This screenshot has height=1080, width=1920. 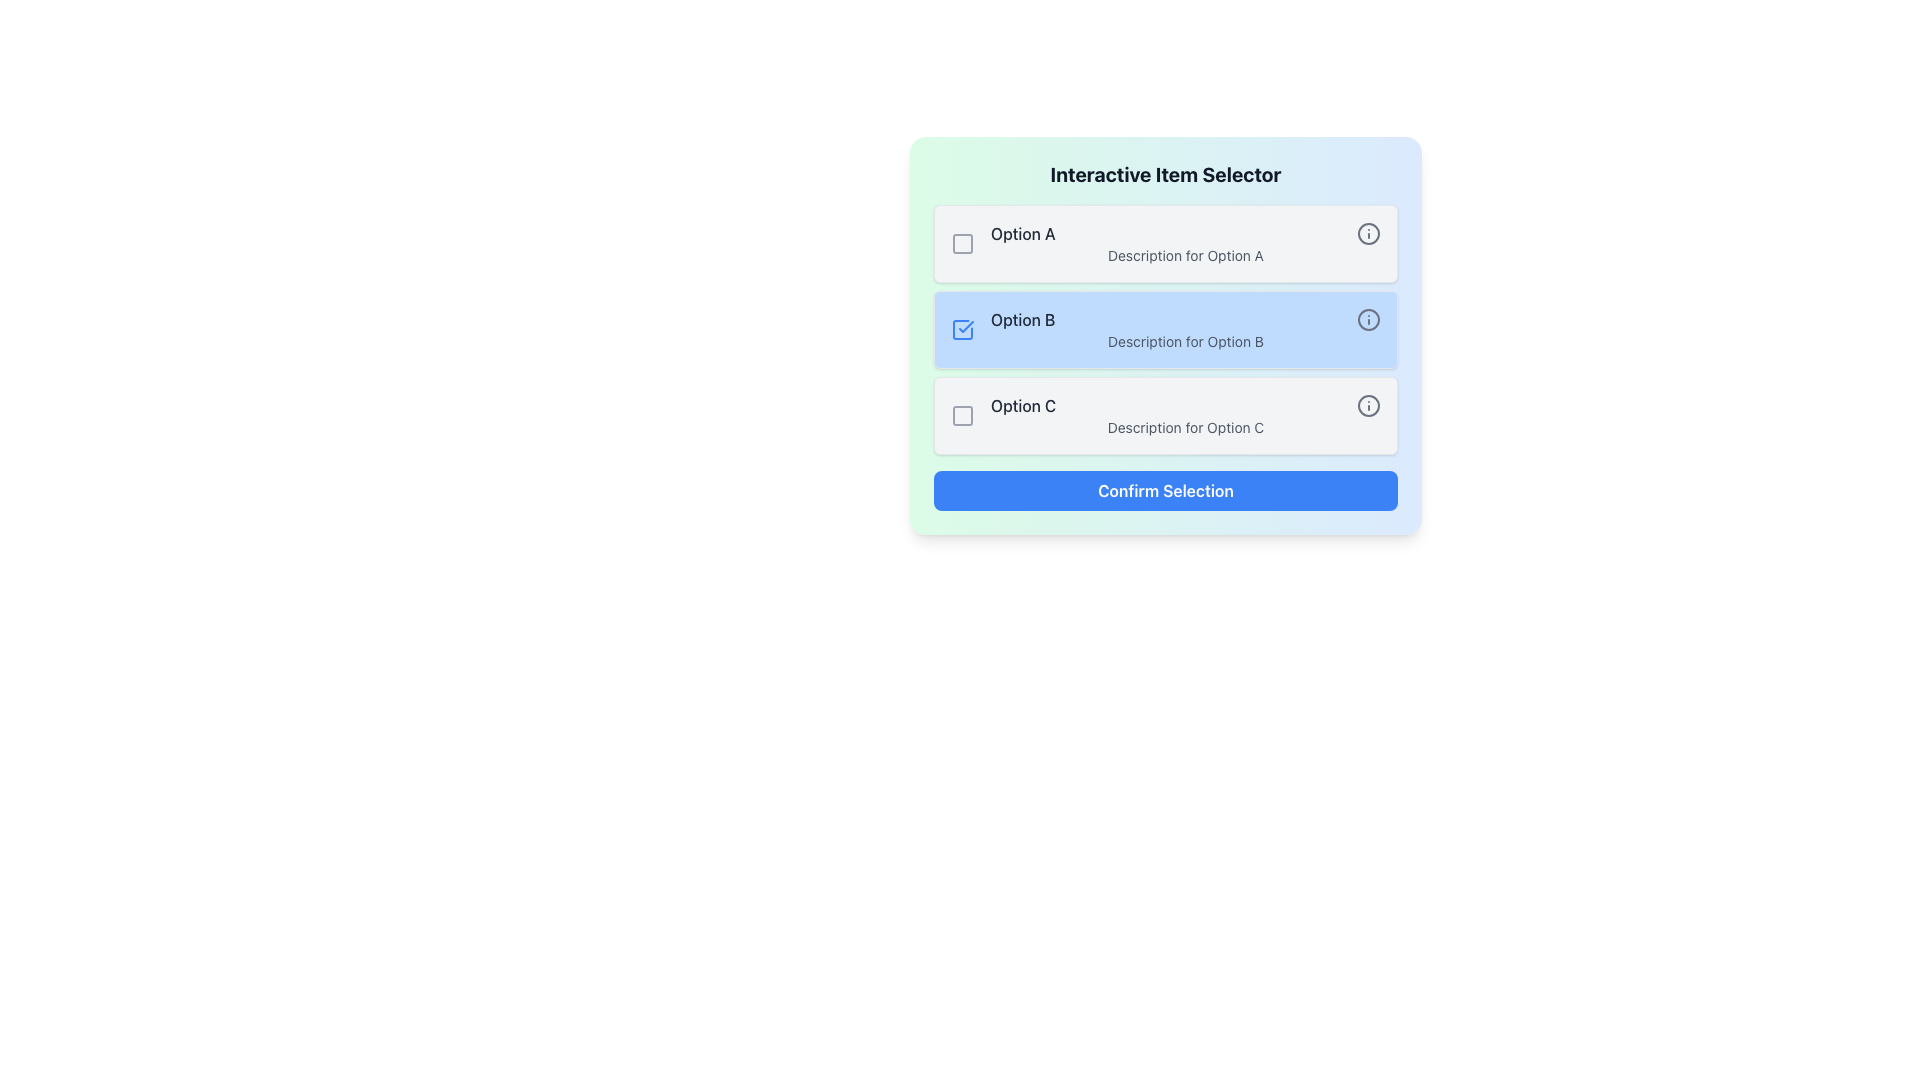 I want to click on the active Checkbox element with a blue checkmark icon located, so click(x=963, y=329).